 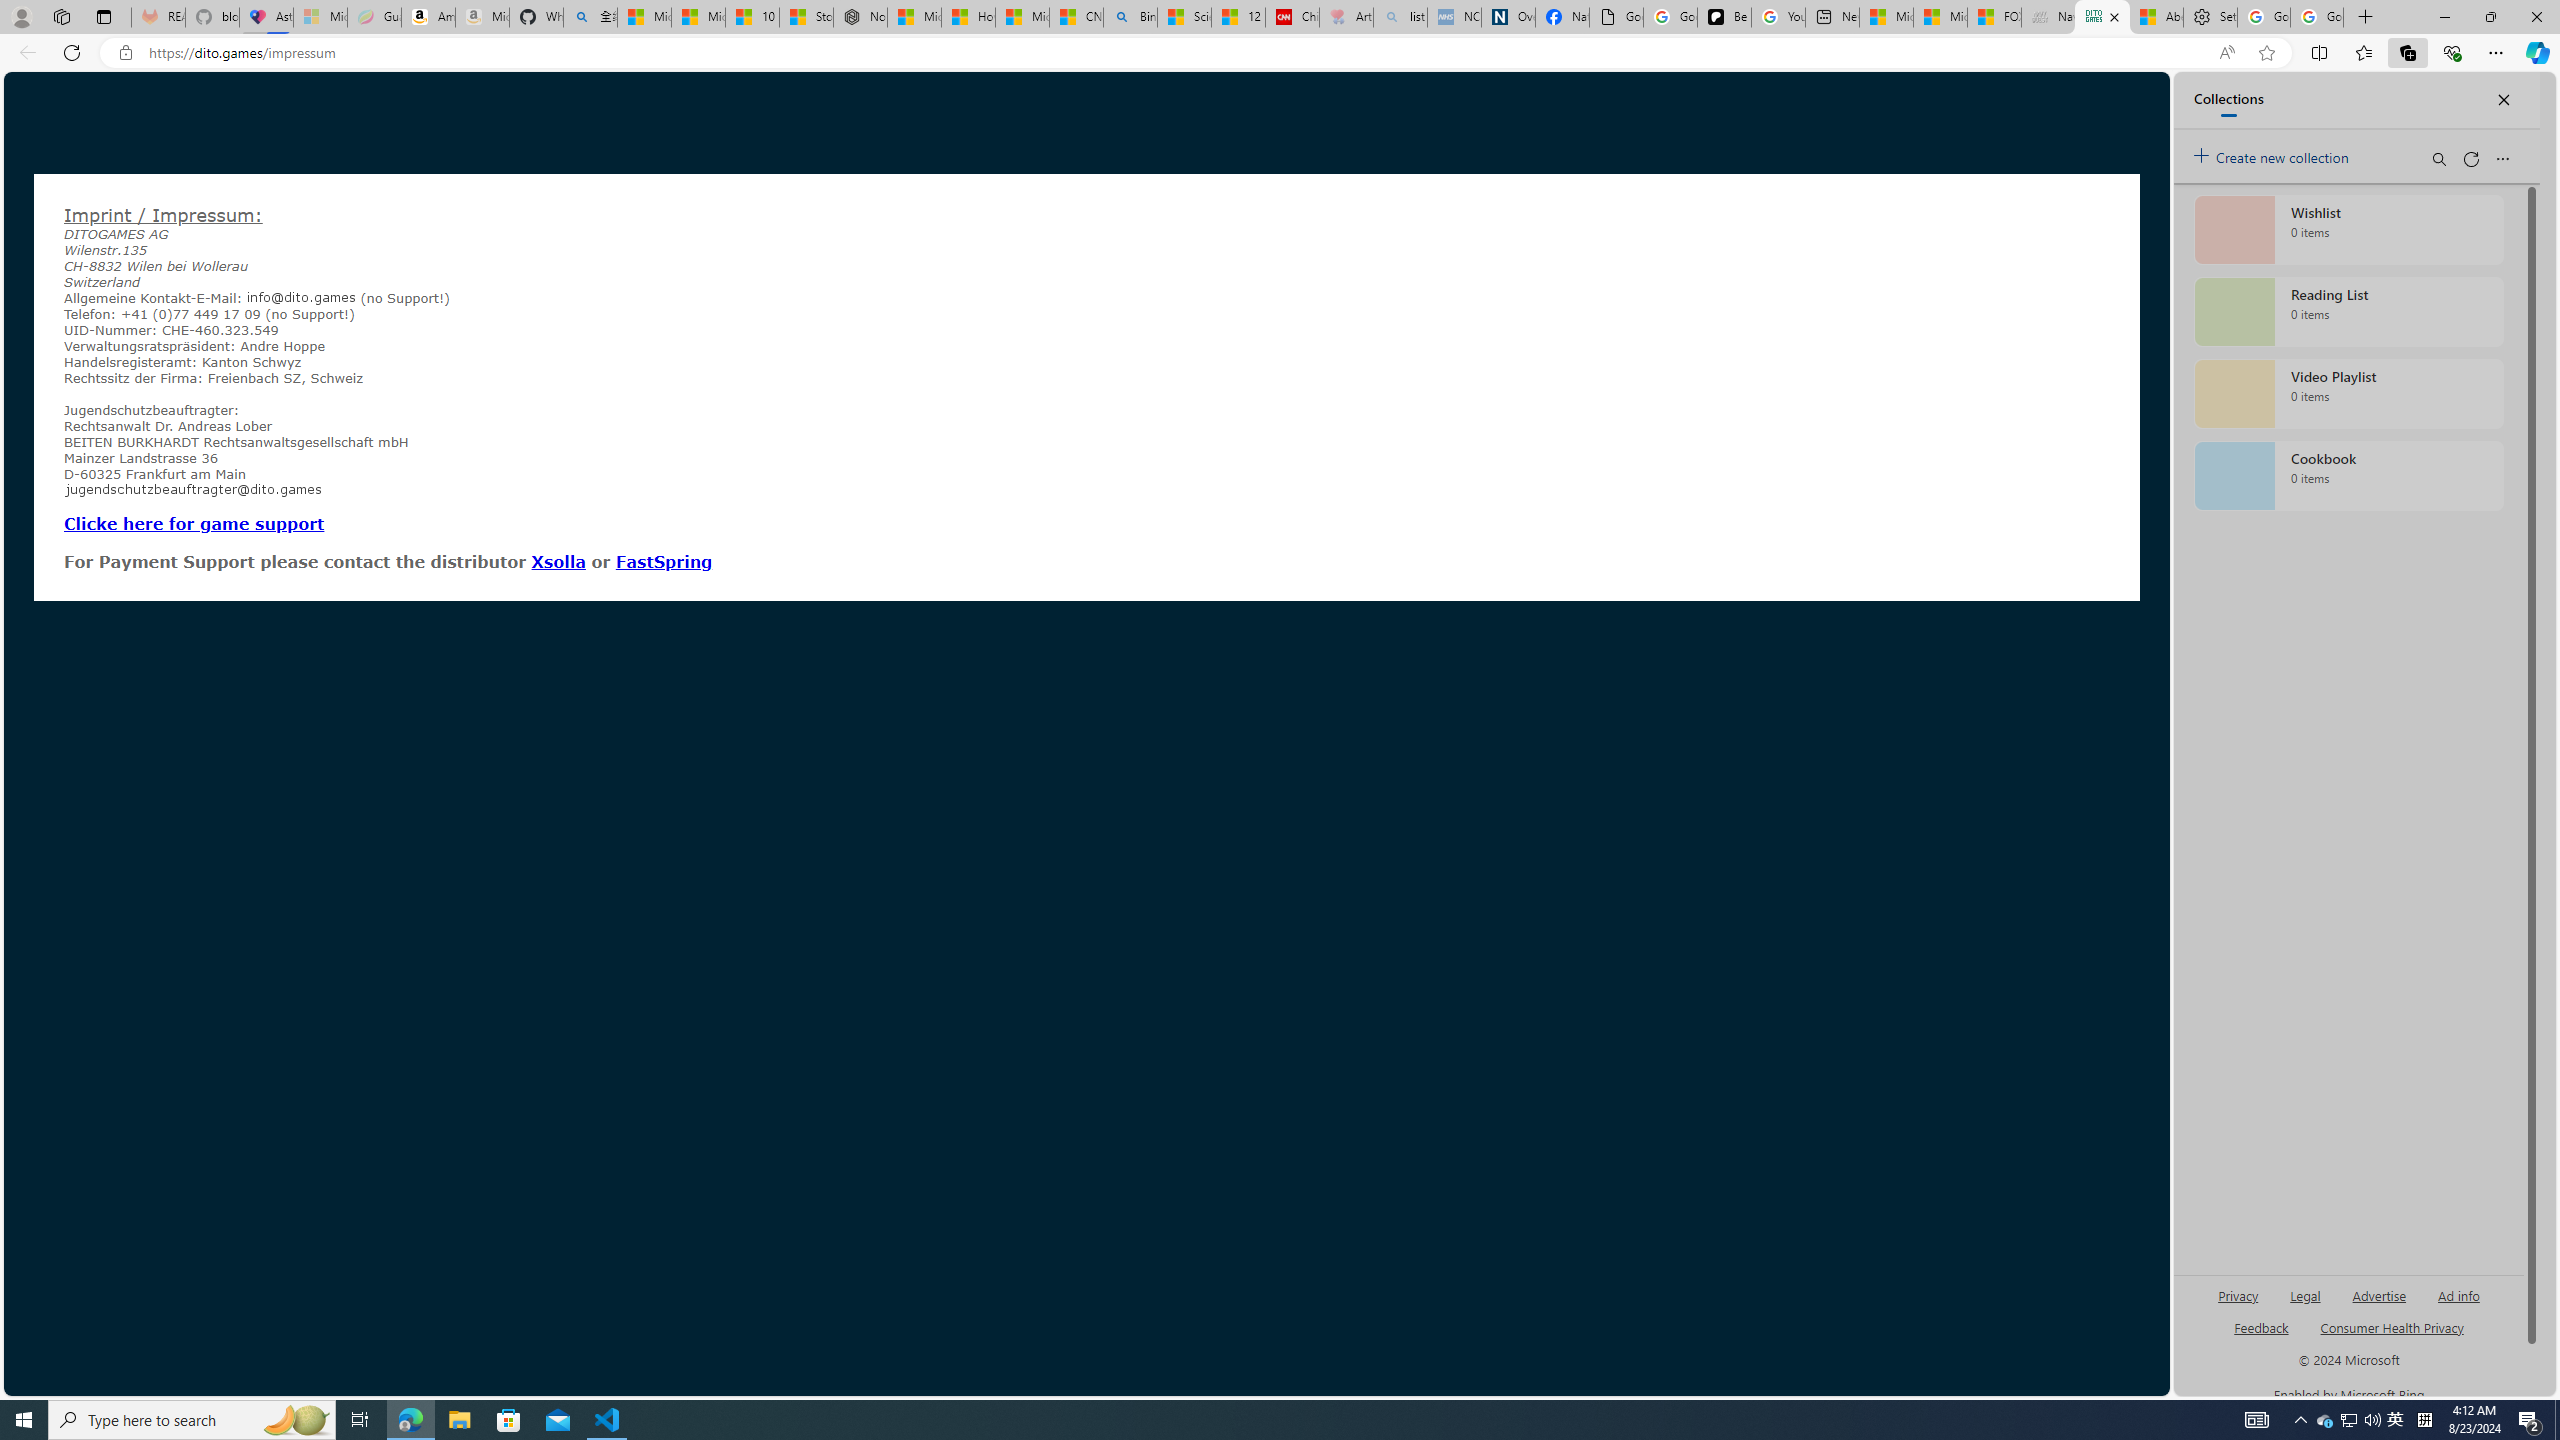 I want to click on 'Google Analytics Opt-out Browser Add-on Download Page', so click(x=1615, y=16).